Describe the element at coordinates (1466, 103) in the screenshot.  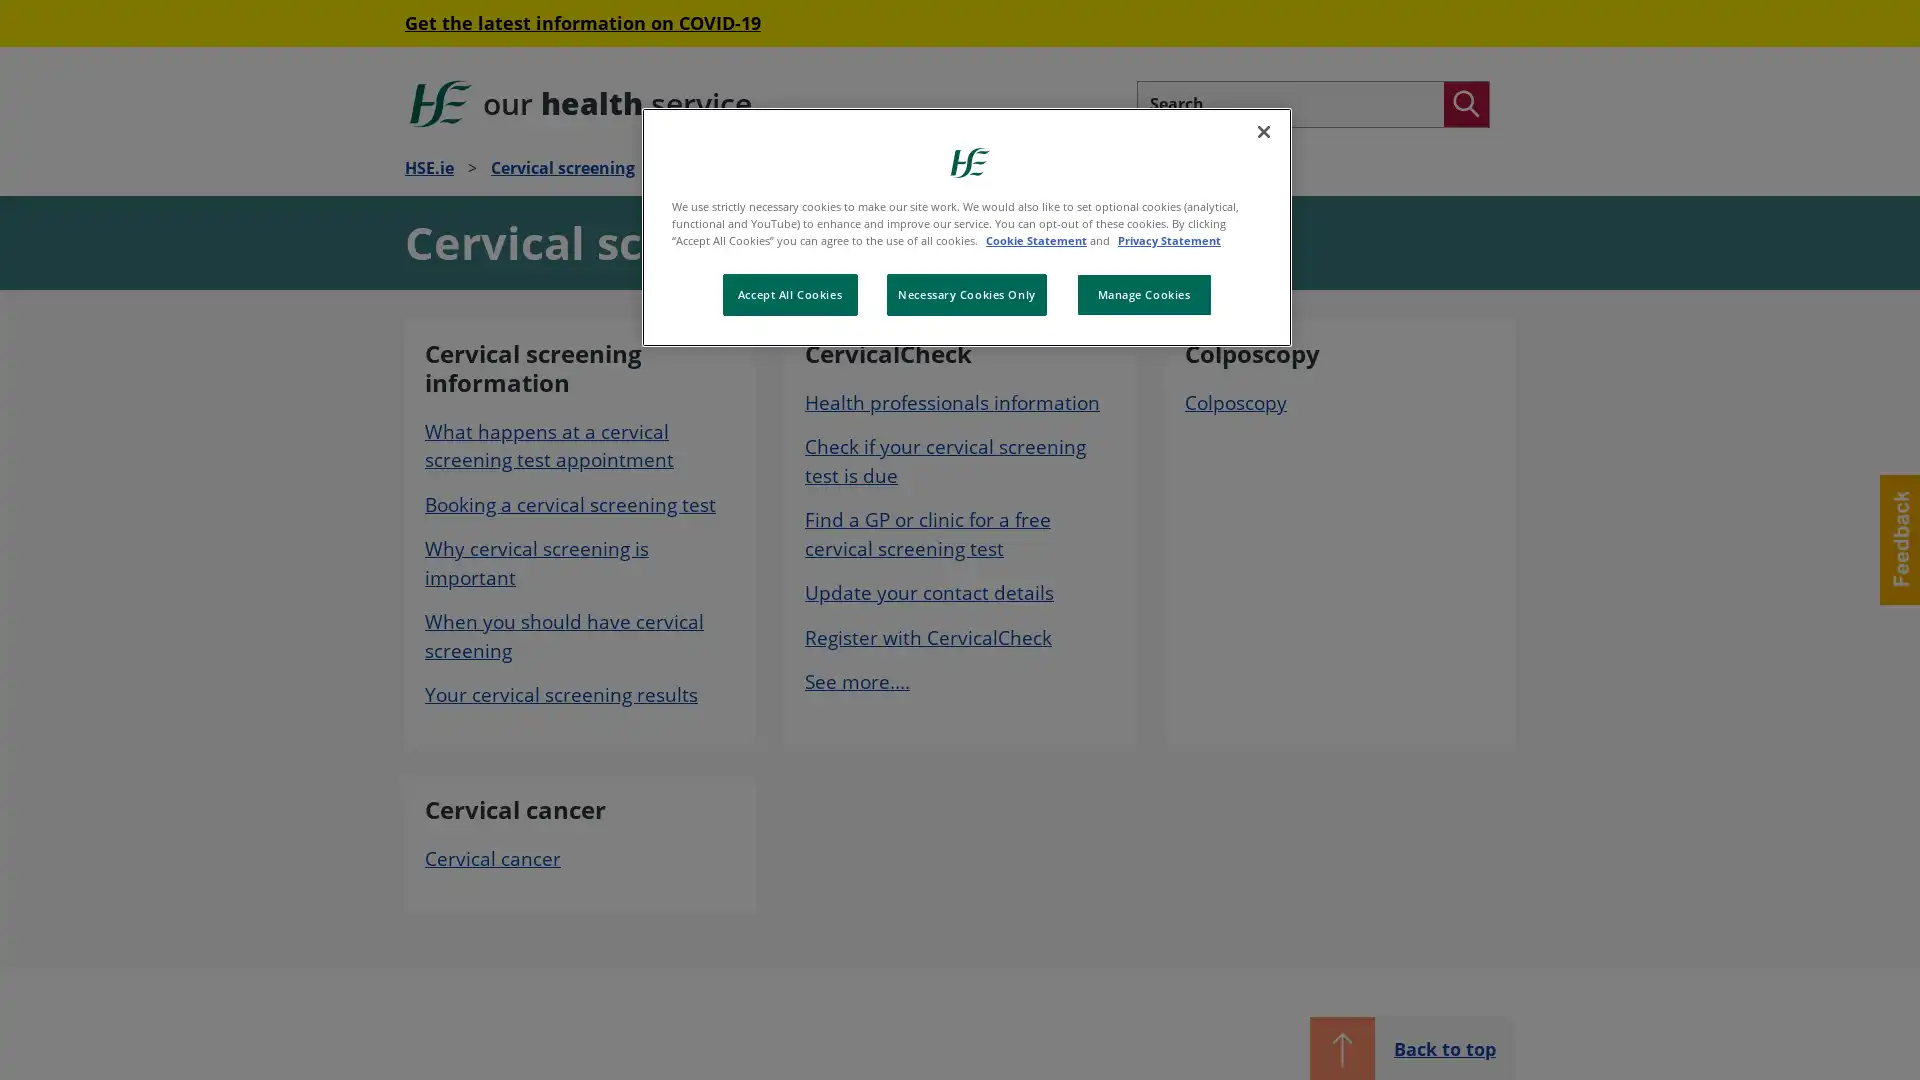
I see `Search` at that location.